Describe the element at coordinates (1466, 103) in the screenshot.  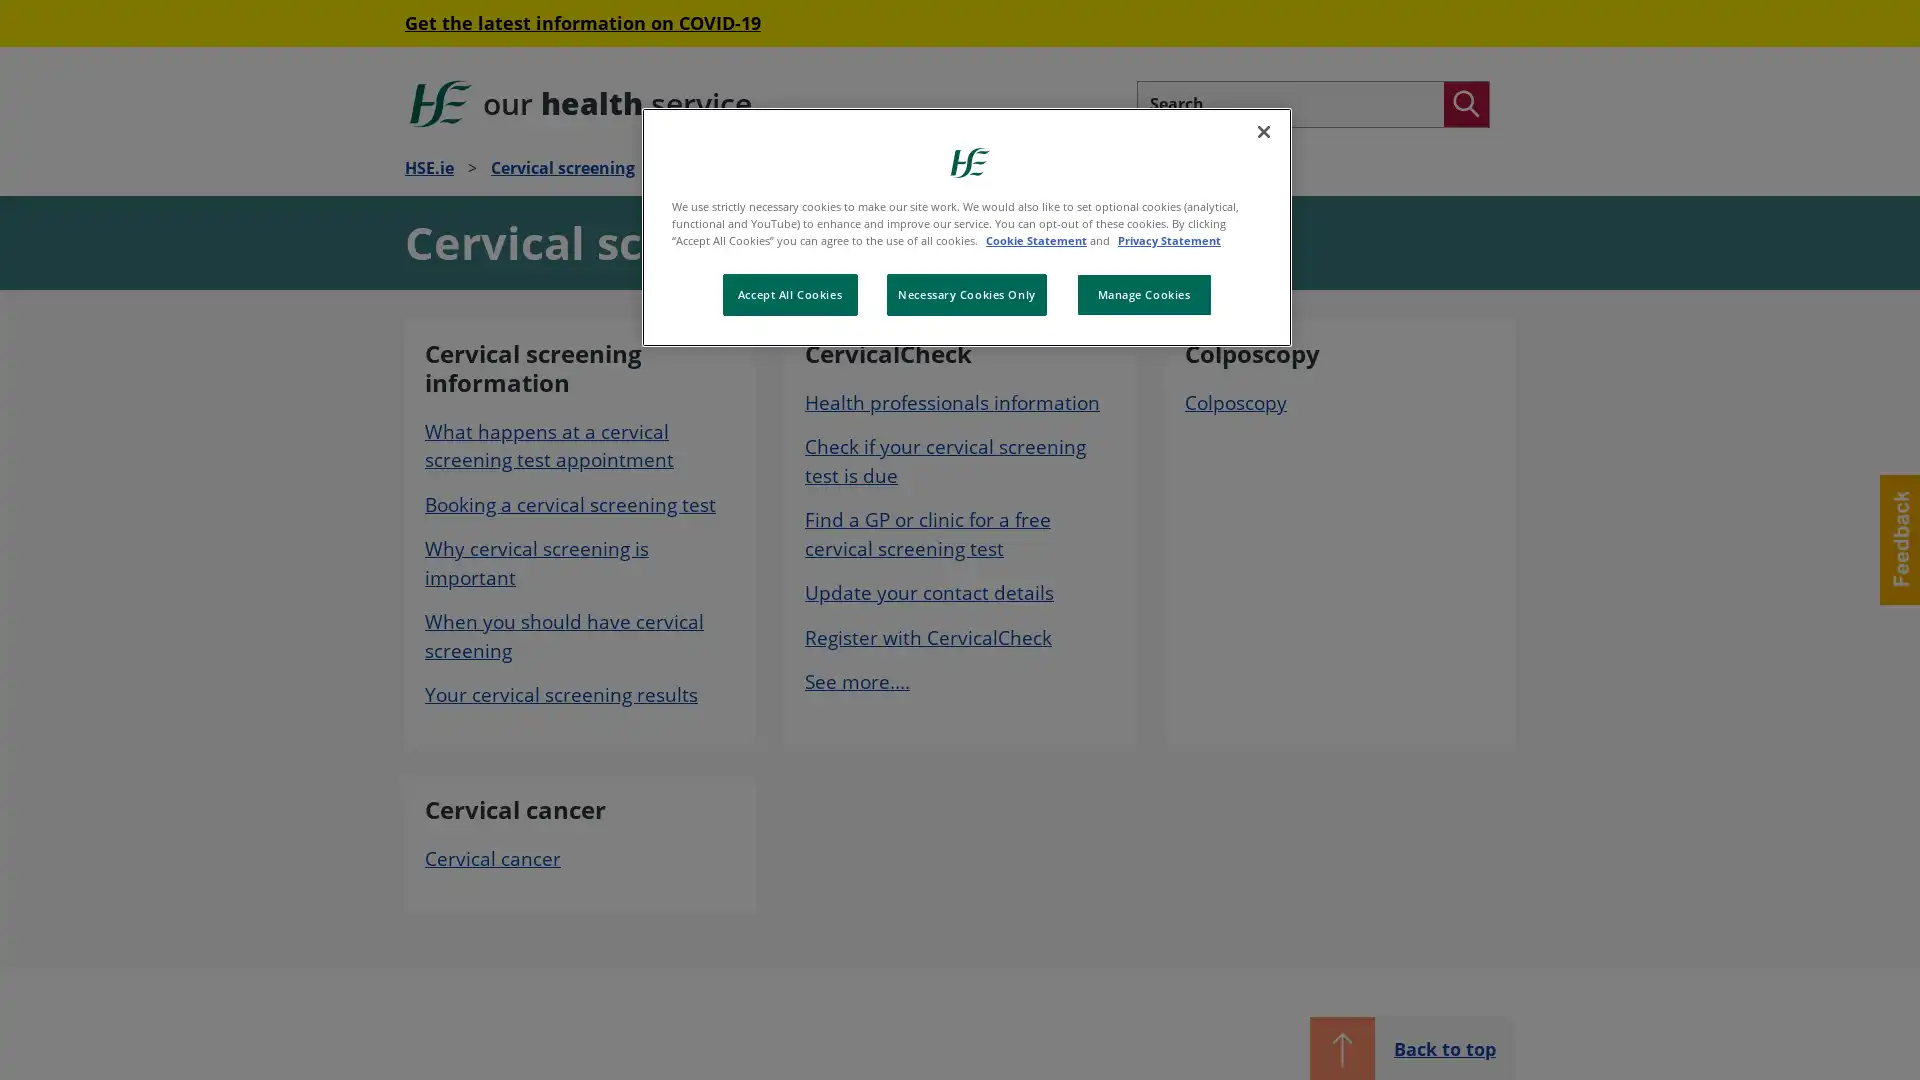
I see `Search` at that location.